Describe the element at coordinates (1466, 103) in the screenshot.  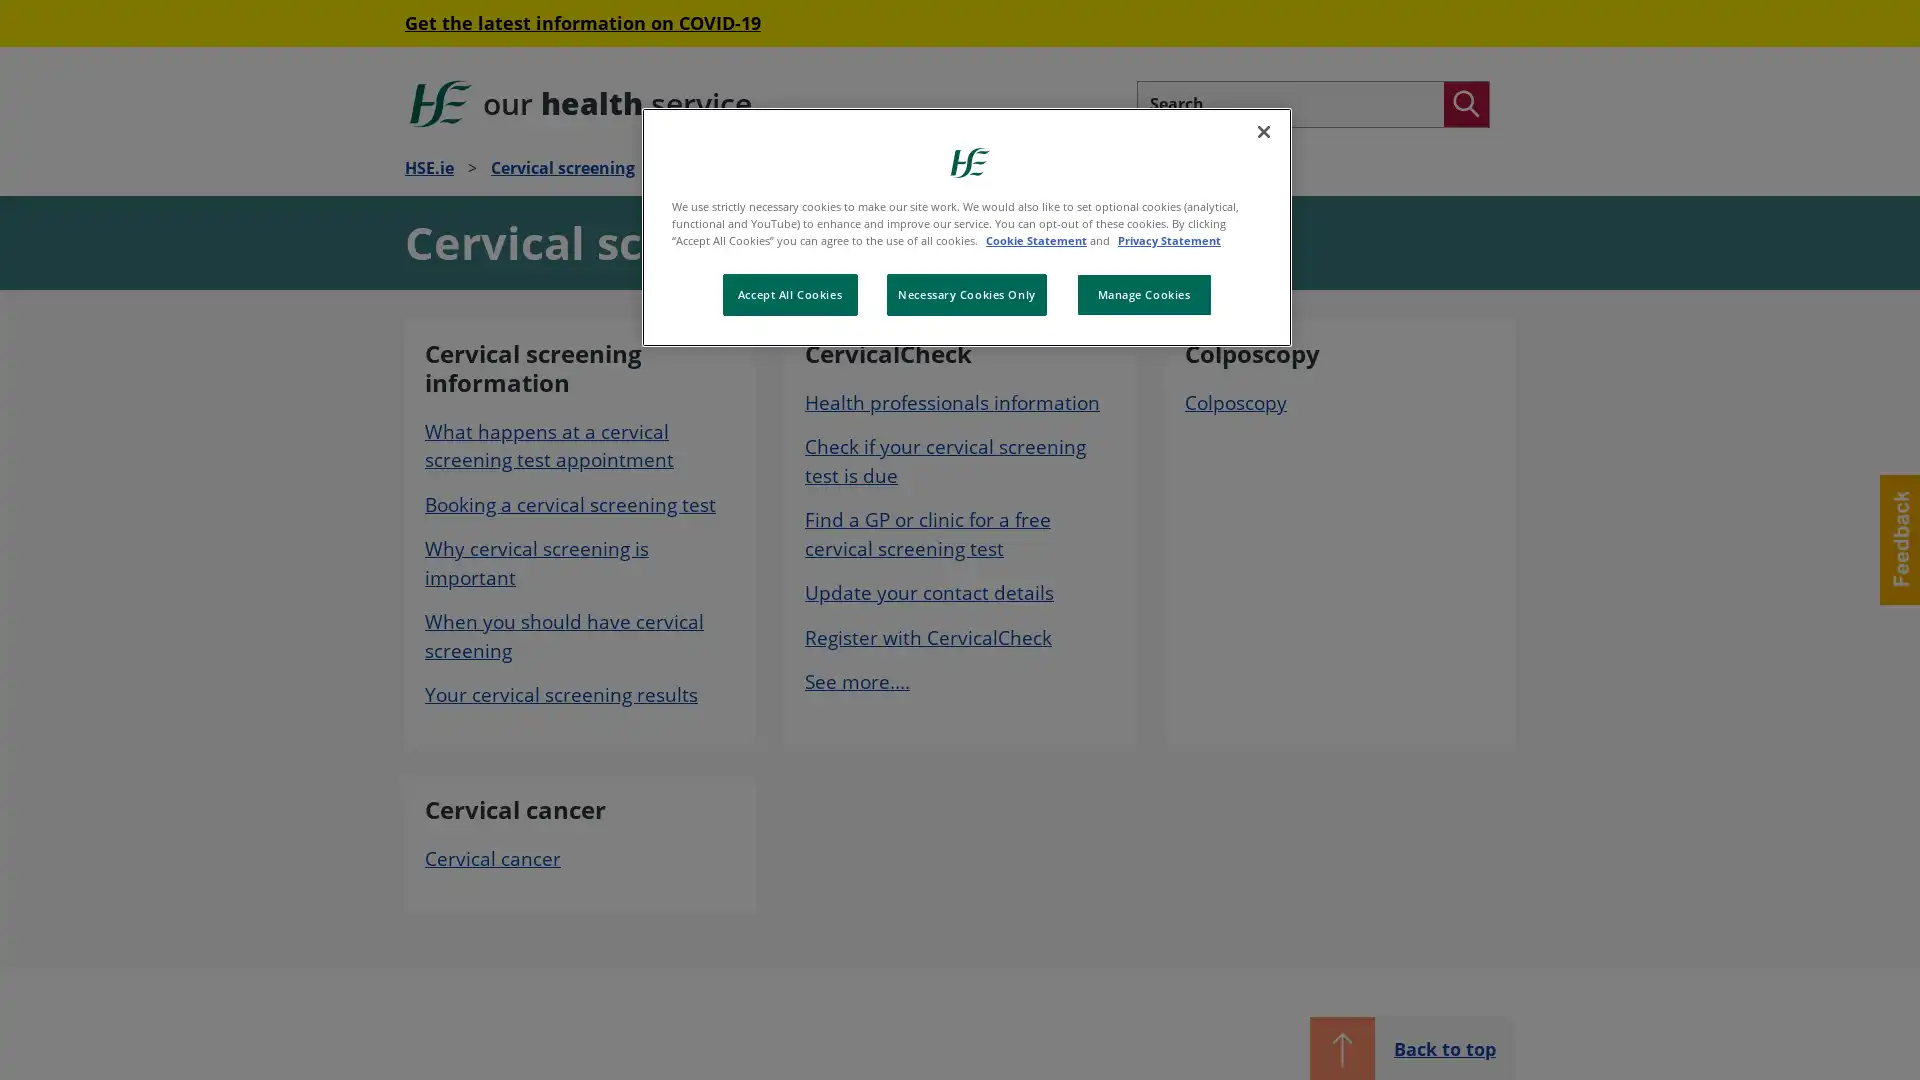
I see `Search` at that location.